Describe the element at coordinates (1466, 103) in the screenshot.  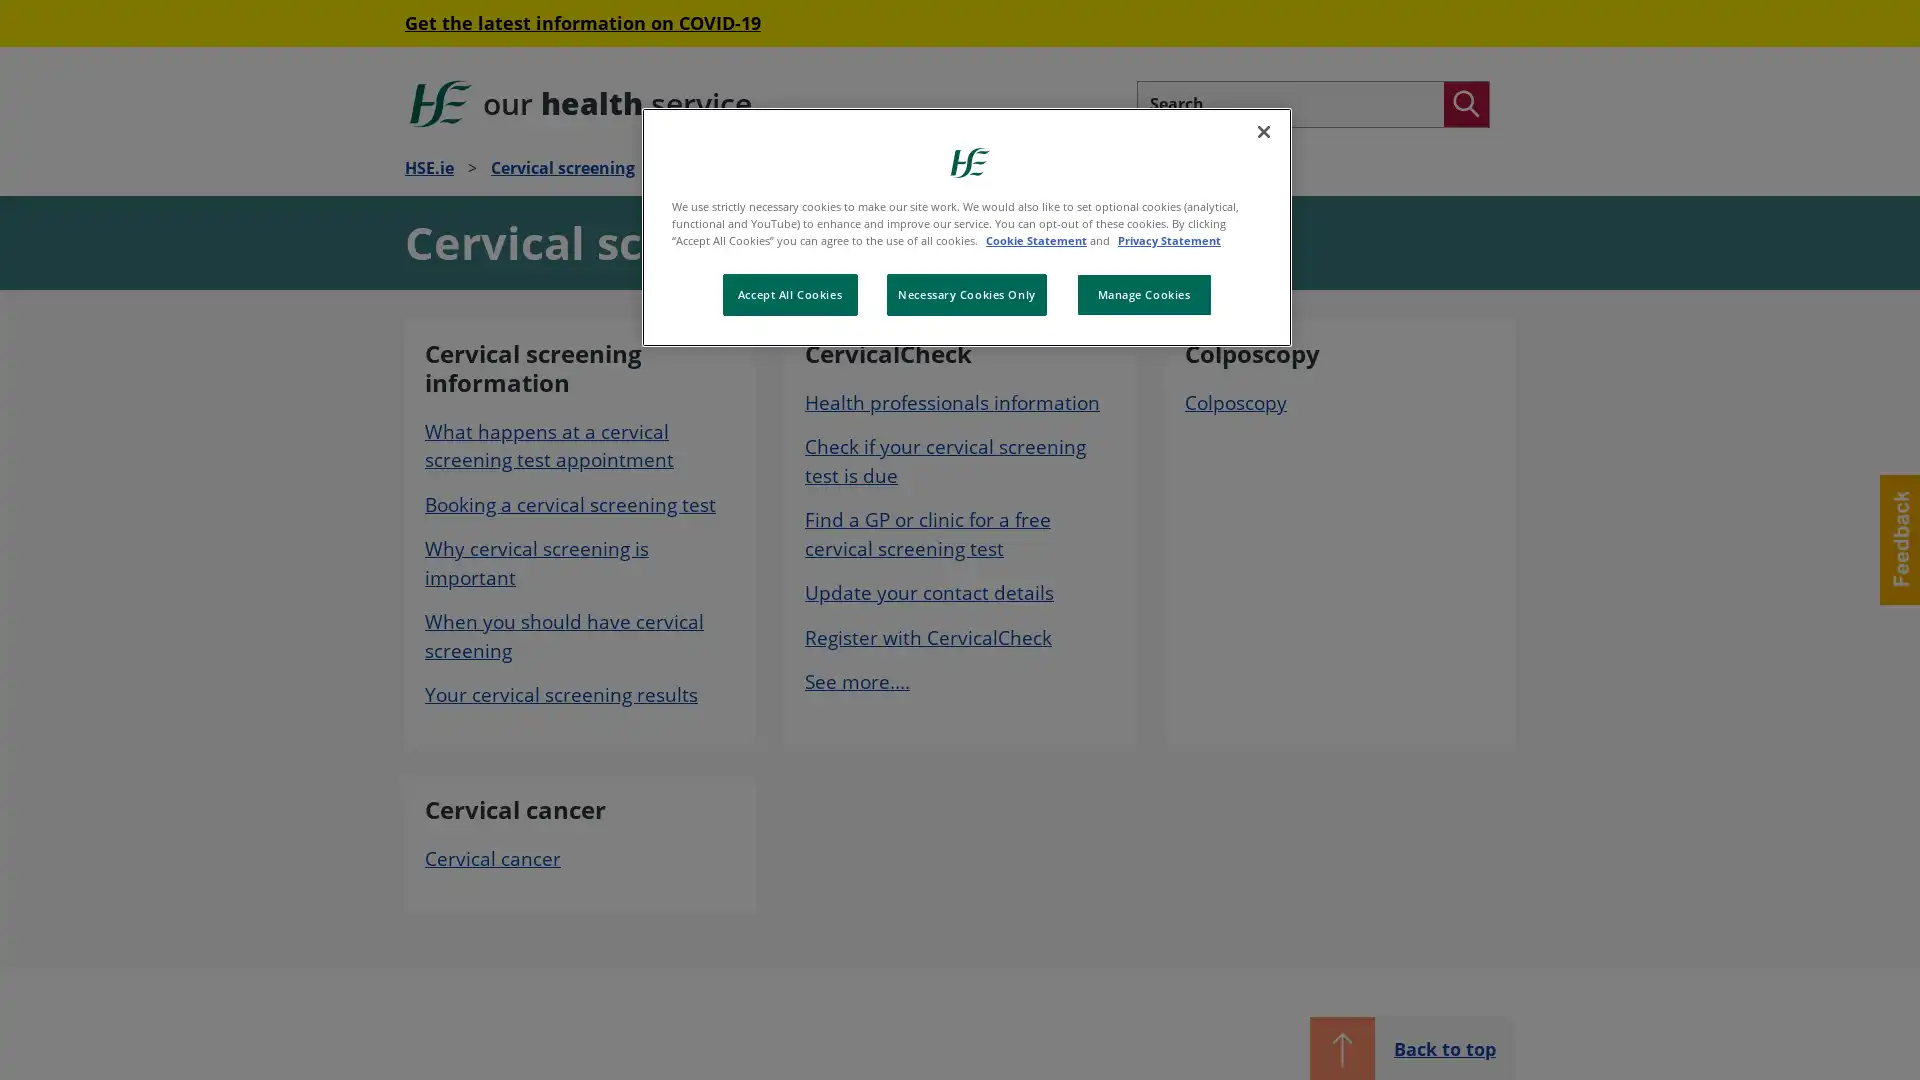
I see `Search` at that location.